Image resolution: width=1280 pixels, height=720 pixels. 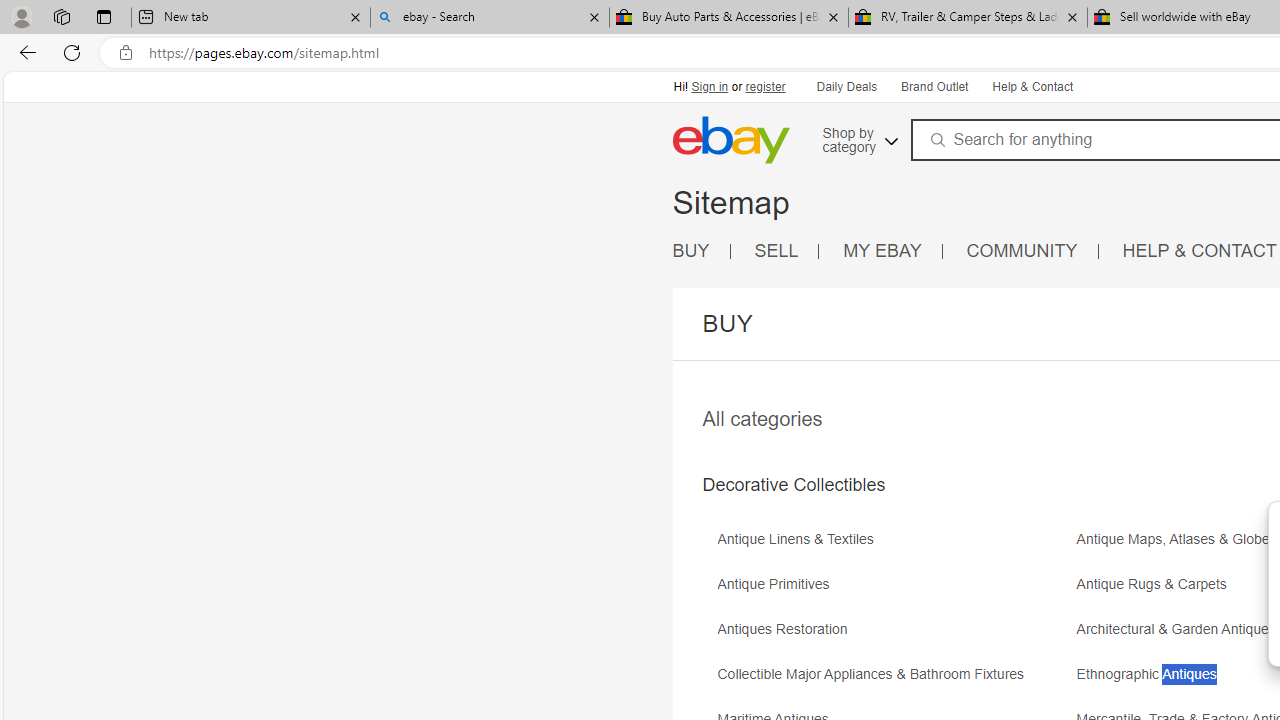 What do you see at coordinates (701, 250) in the screenshot?
I see `'BUY'` at bounding box center [701, 250].